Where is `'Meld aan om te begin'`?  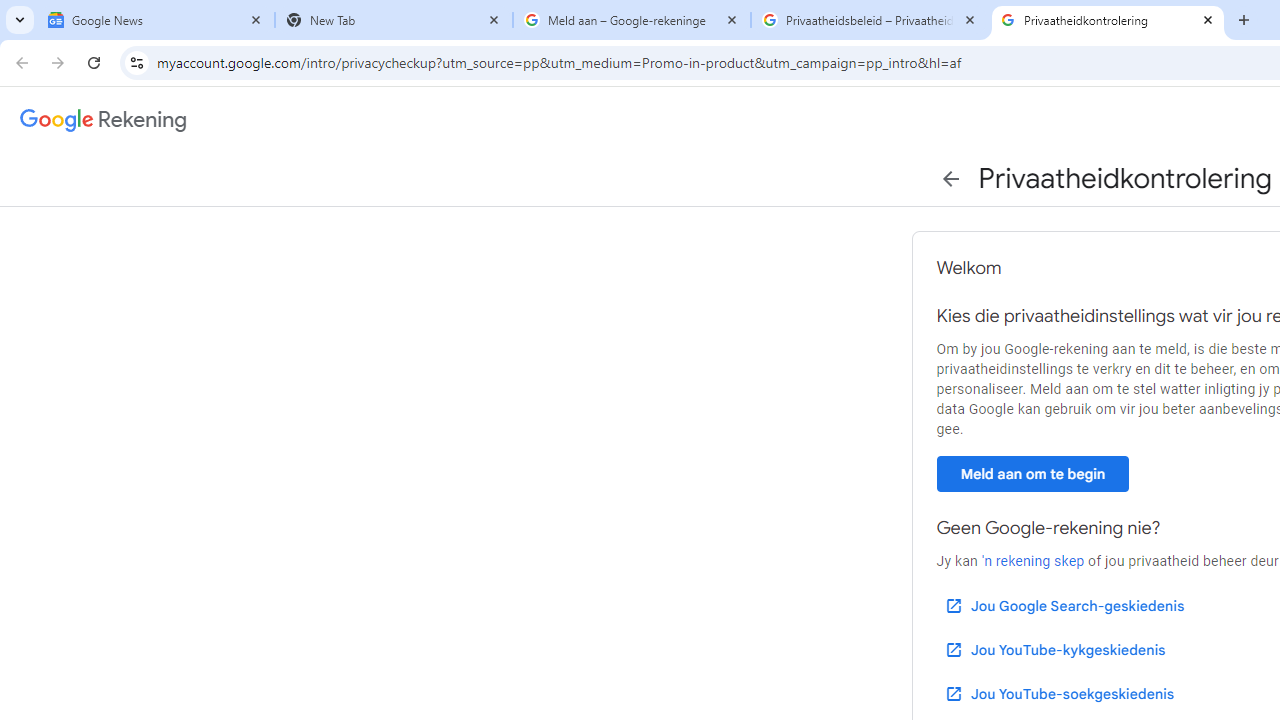 'Meld aan om te begin' is located at coordinates (1032, 473).